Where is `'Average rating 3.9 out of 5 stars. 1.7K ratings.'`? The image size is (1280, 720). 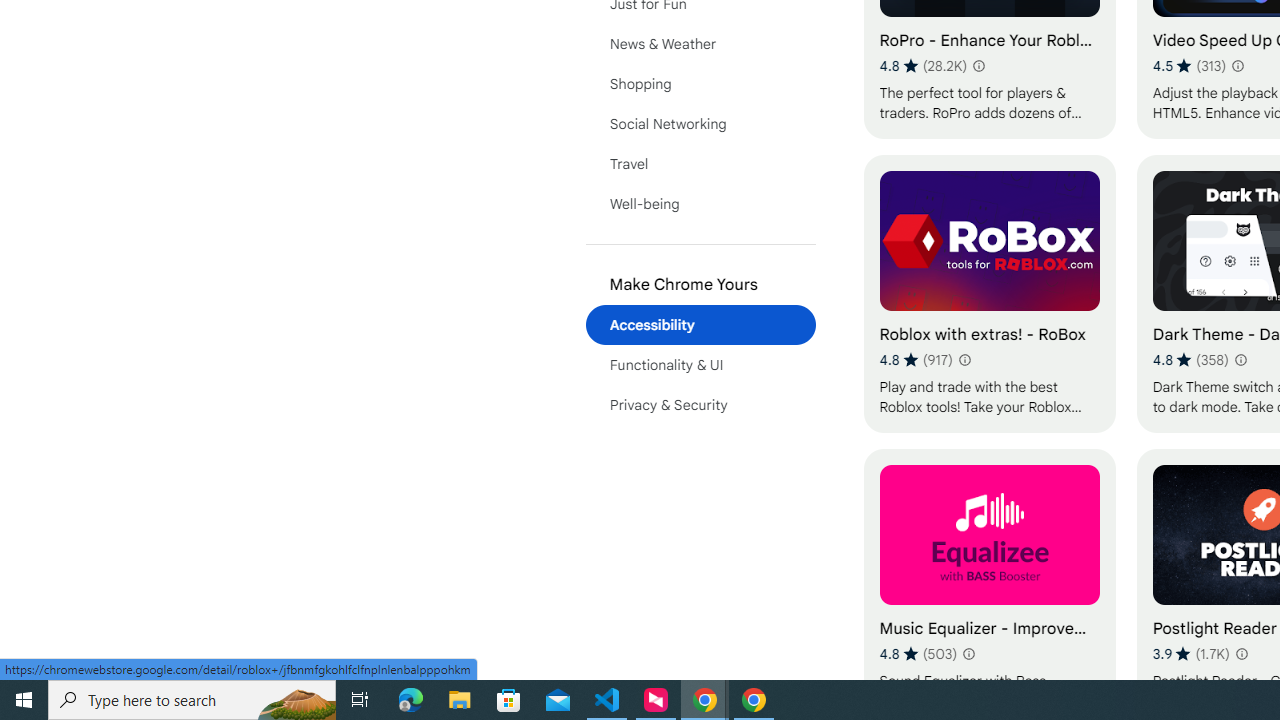 'Average rating 3.9 out of 5 stars. 1.7K ratings.' is located at coordinates (1191, 653).